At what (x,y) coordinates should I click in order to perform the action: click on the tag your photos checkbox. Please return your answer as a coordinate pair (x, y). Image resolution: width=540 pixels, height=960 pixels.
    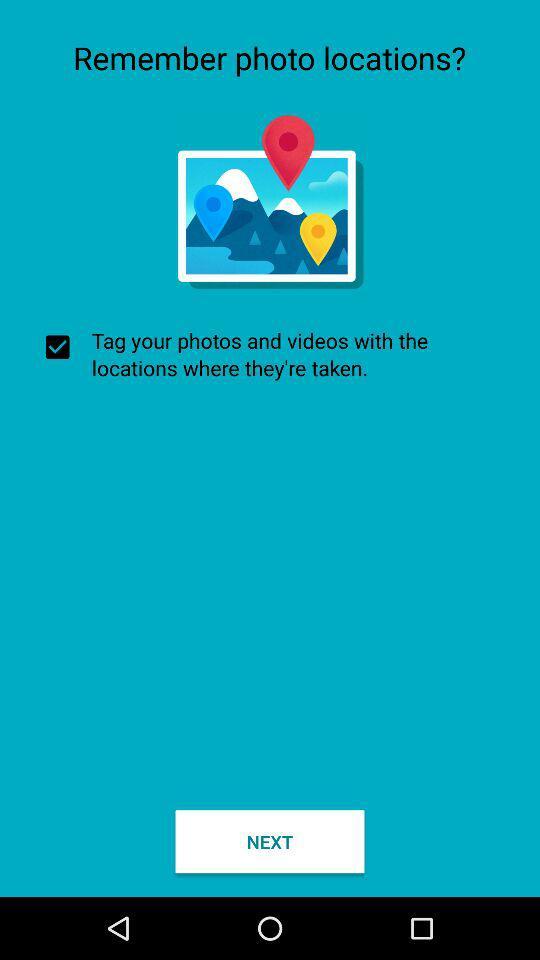
    Looking at the image, I should click on (270, 354).